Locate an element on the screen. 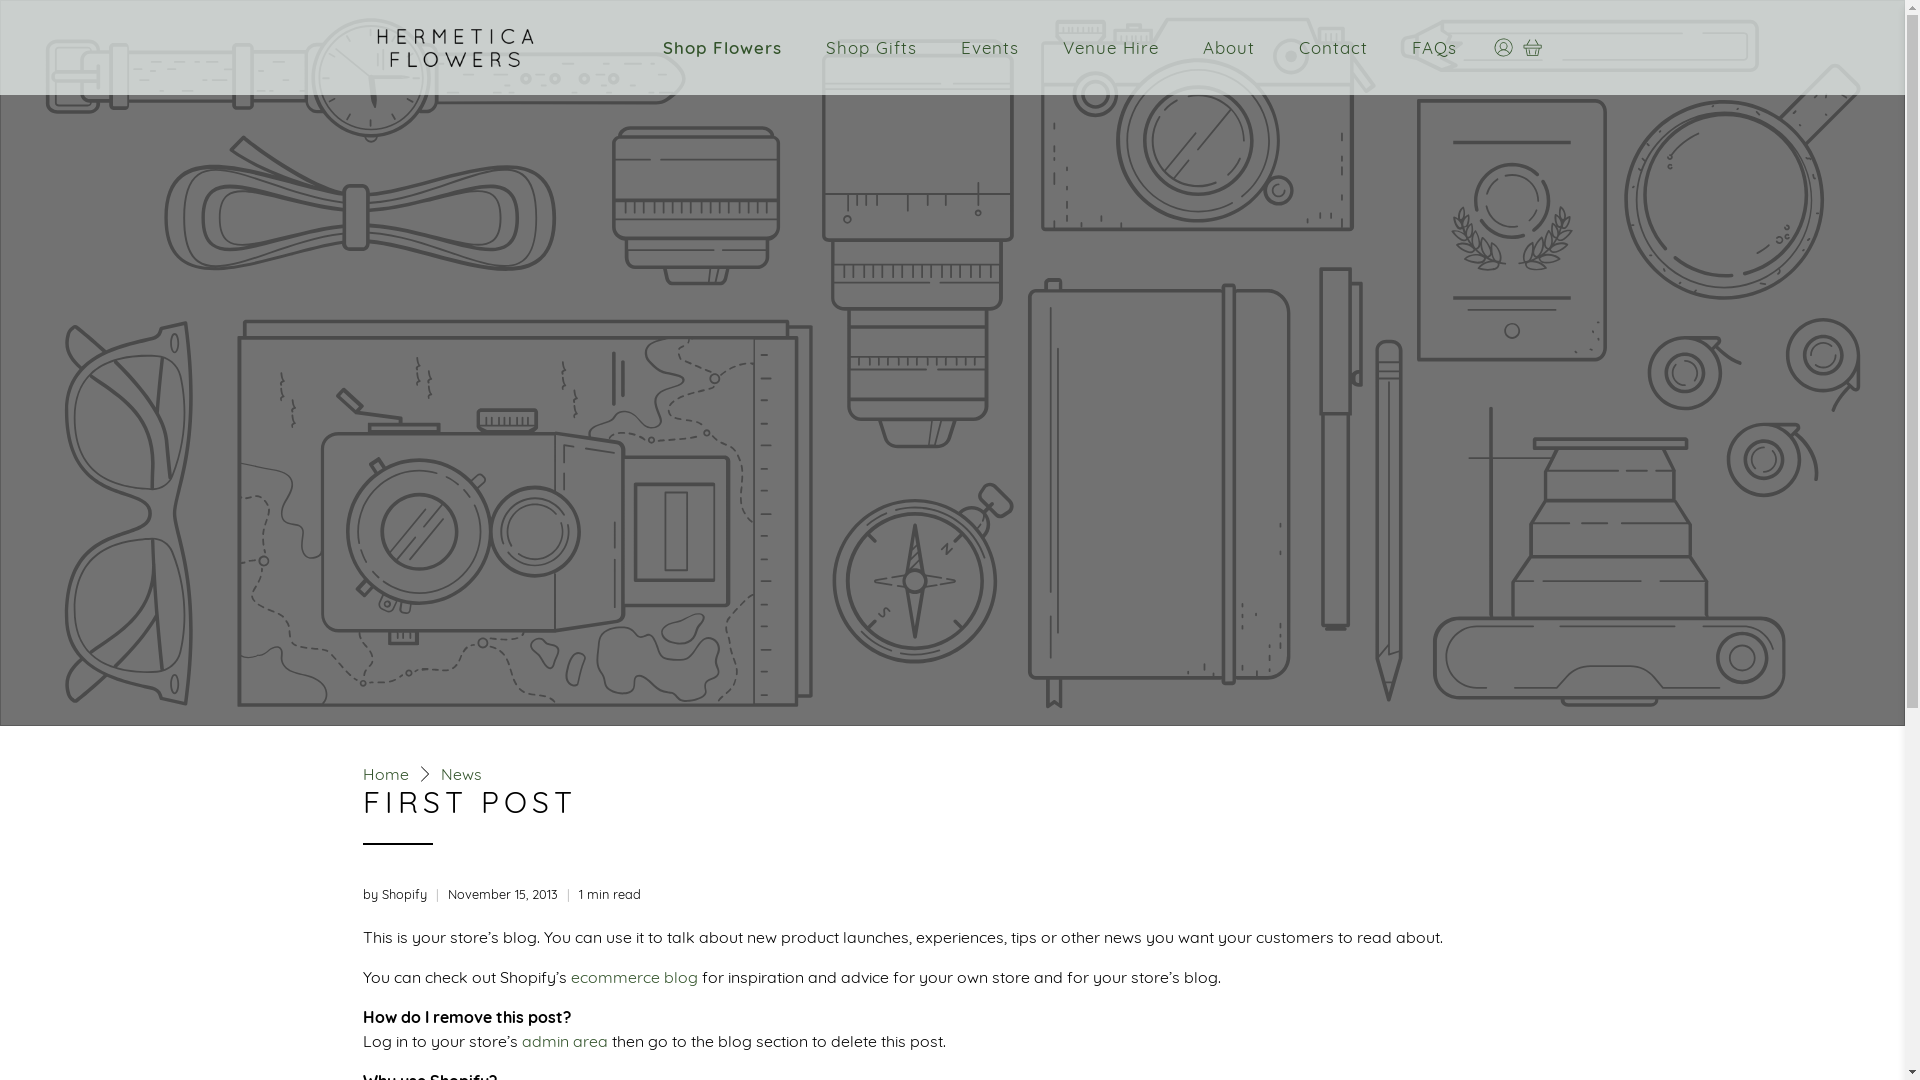  'admin area' is located at coordinates (564, 1039).